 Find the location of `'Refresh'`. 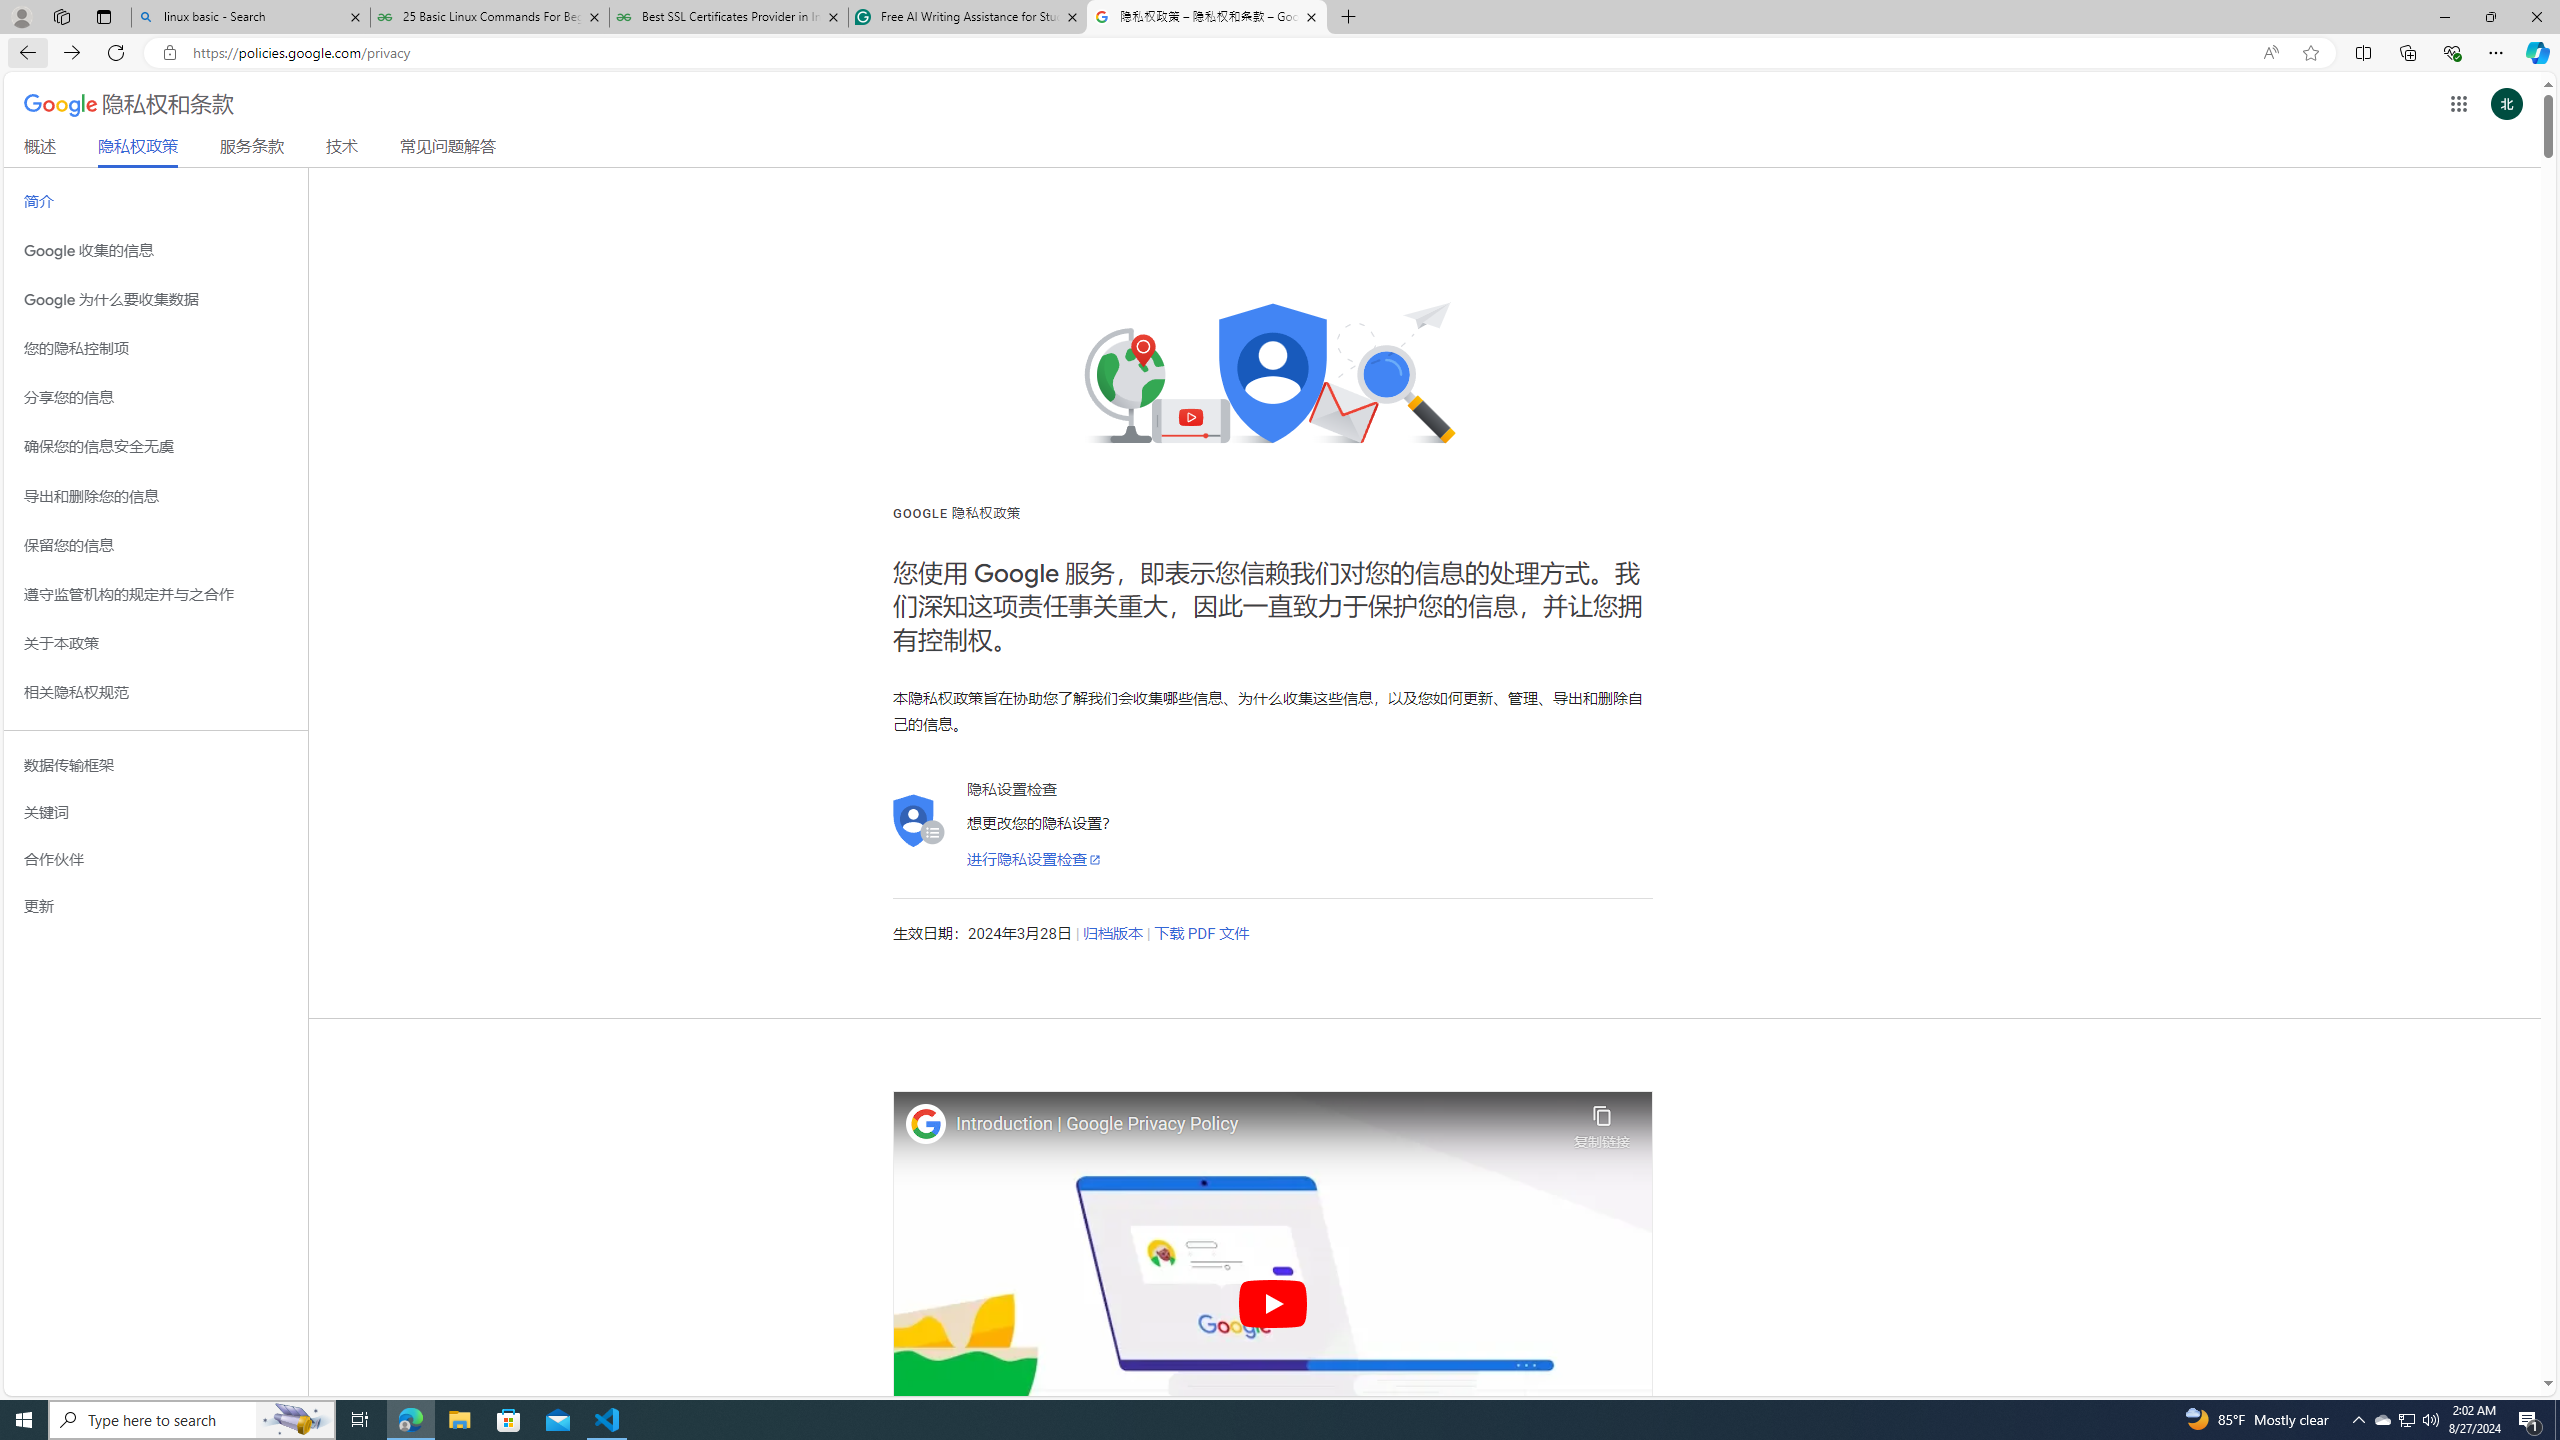

'Refresh' is located at coordinates (115, 51).